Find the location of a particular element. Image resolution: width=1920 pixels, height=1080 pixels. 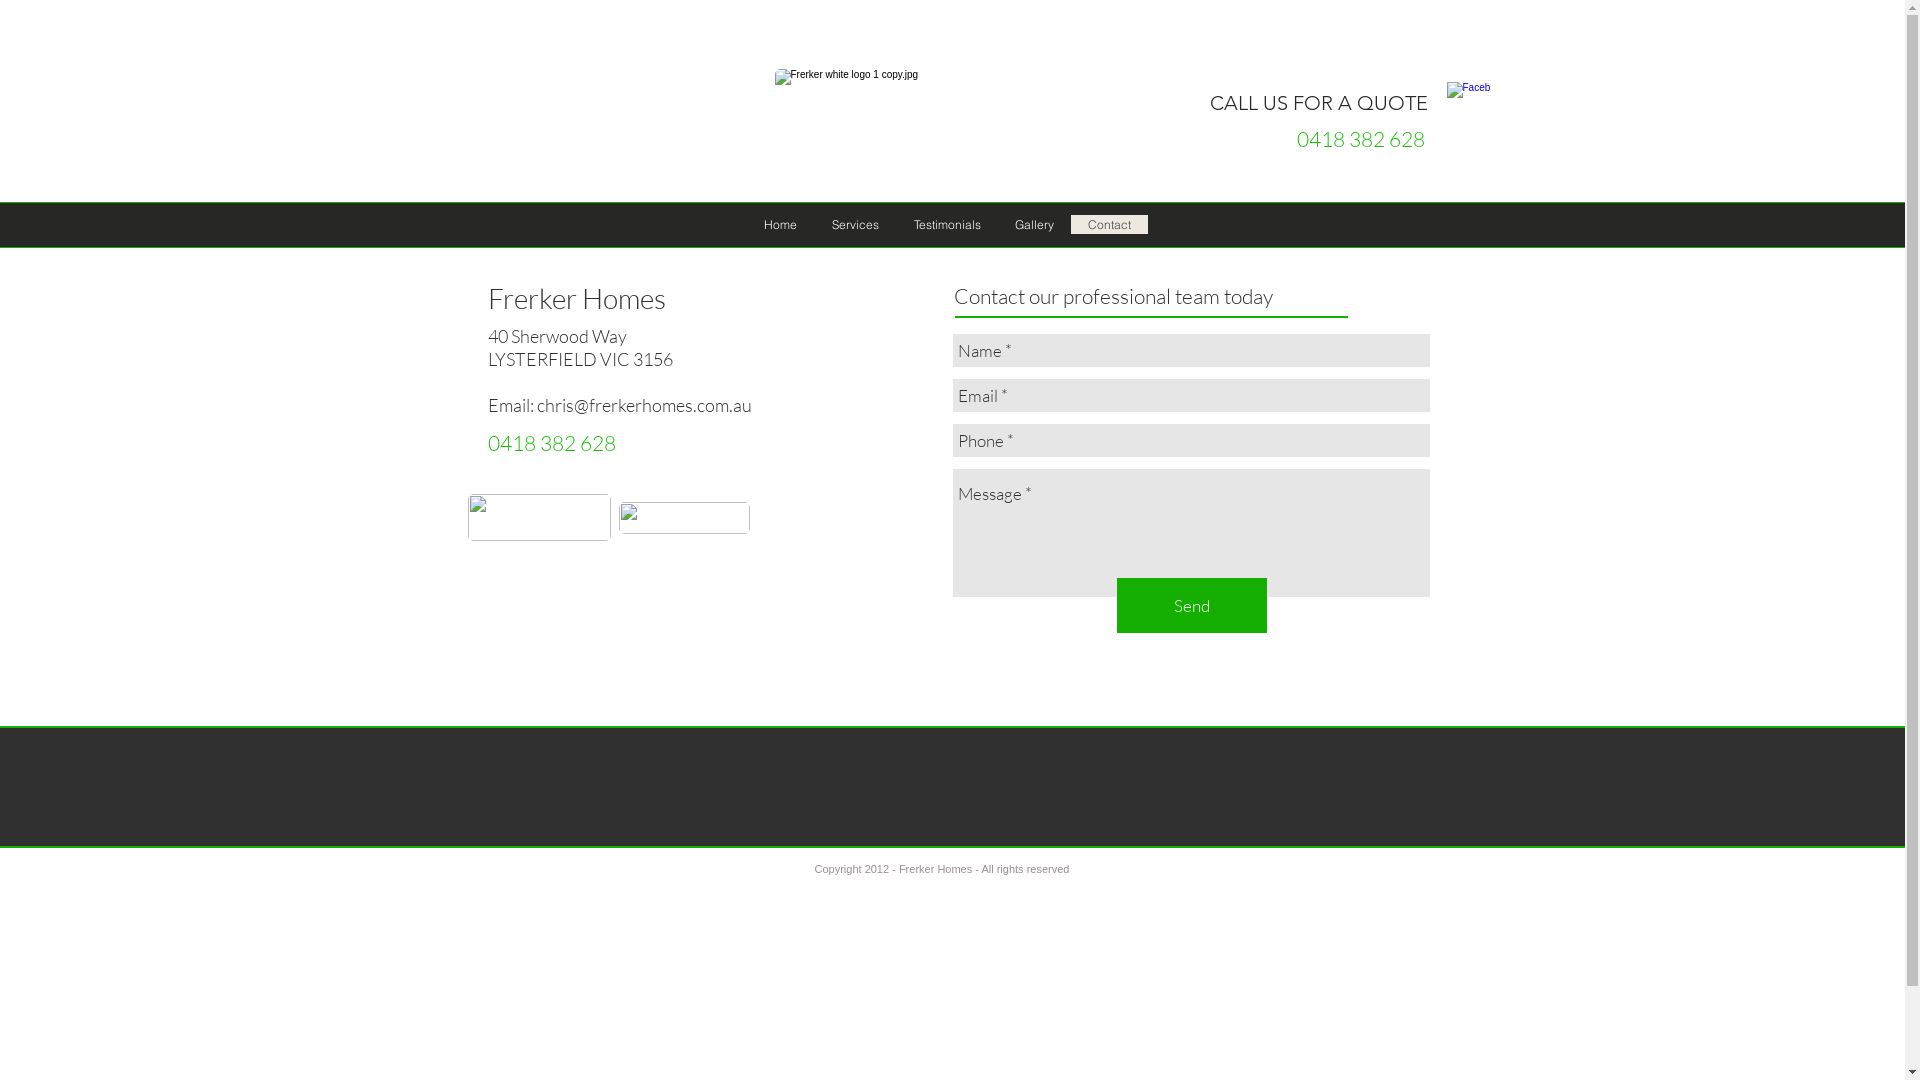

'chris@frerkerhomes.com.au' is located at coordinates (643, 405).